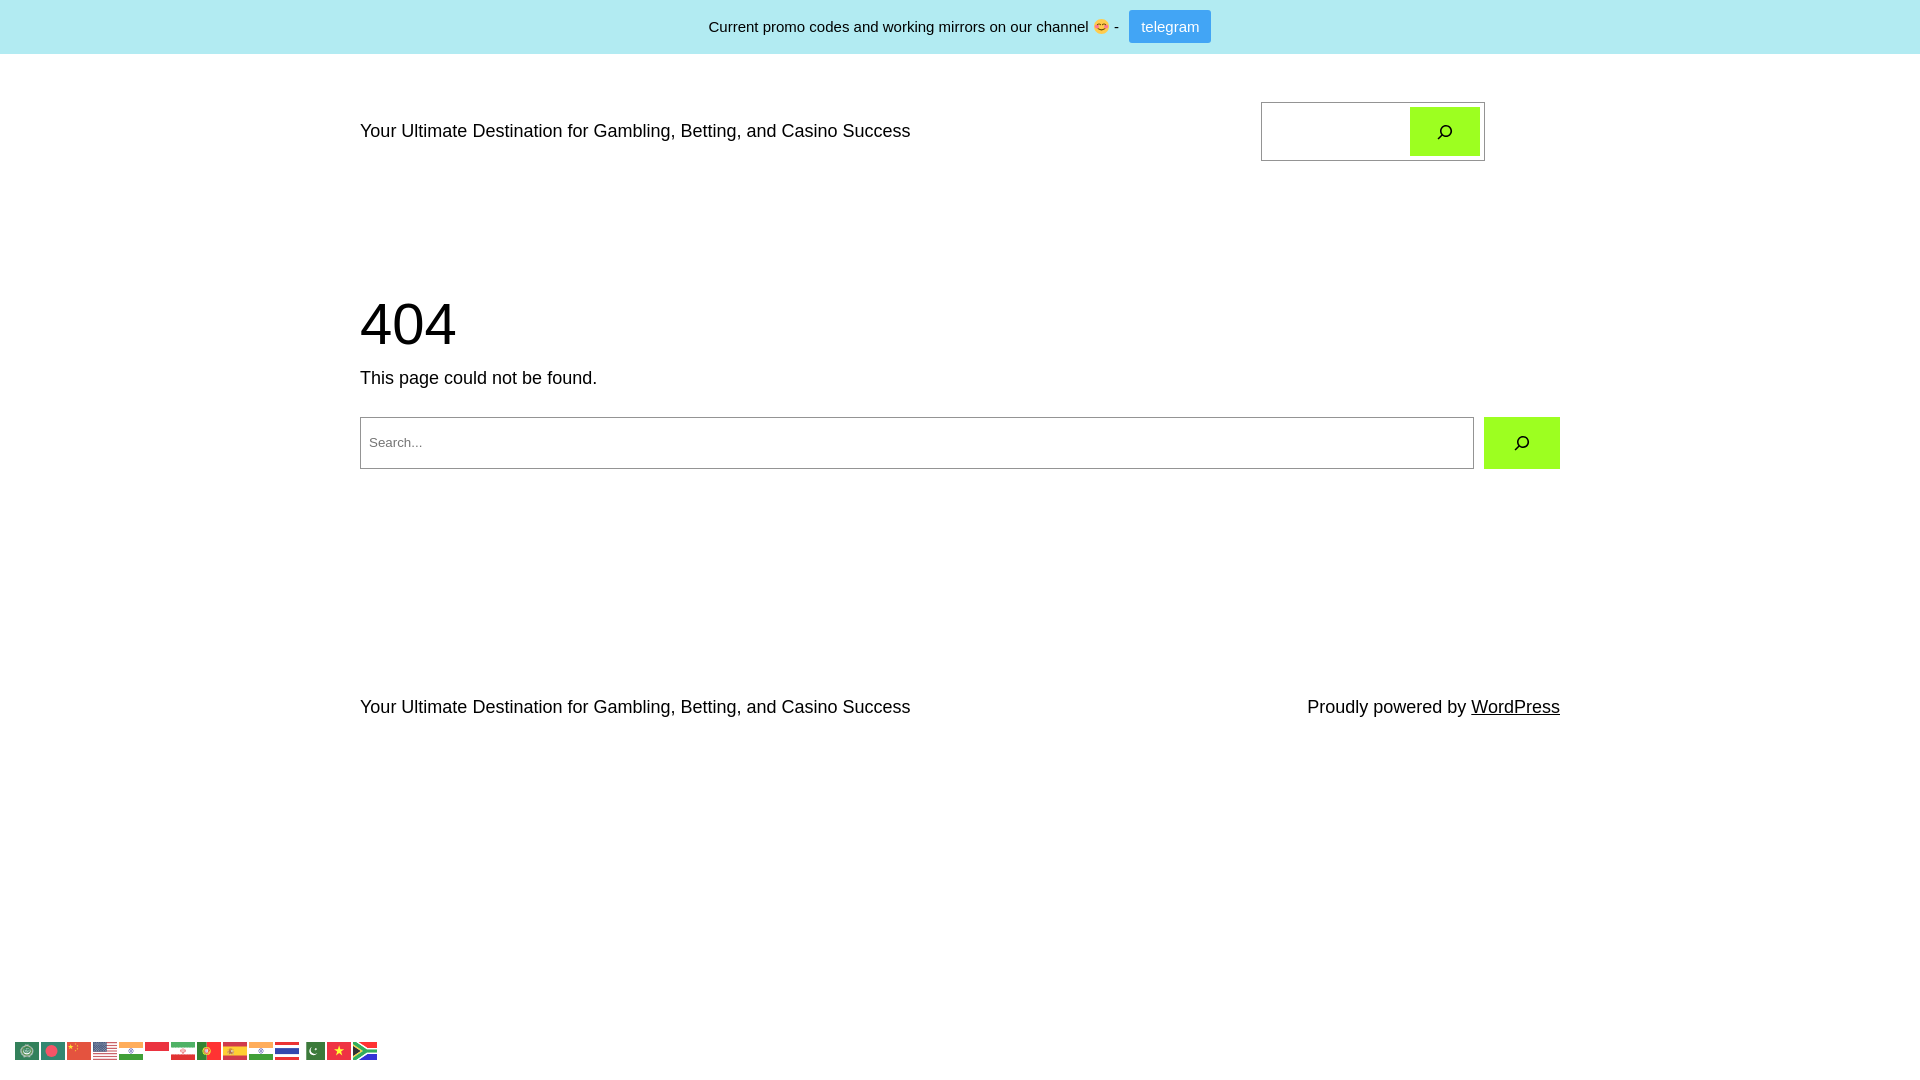 This screenshot has width=1920, height=1080. What do you see at coordinates (287, 1048) in the screenshot?
I see `'Thai'` at bounding box center [287, 1048].